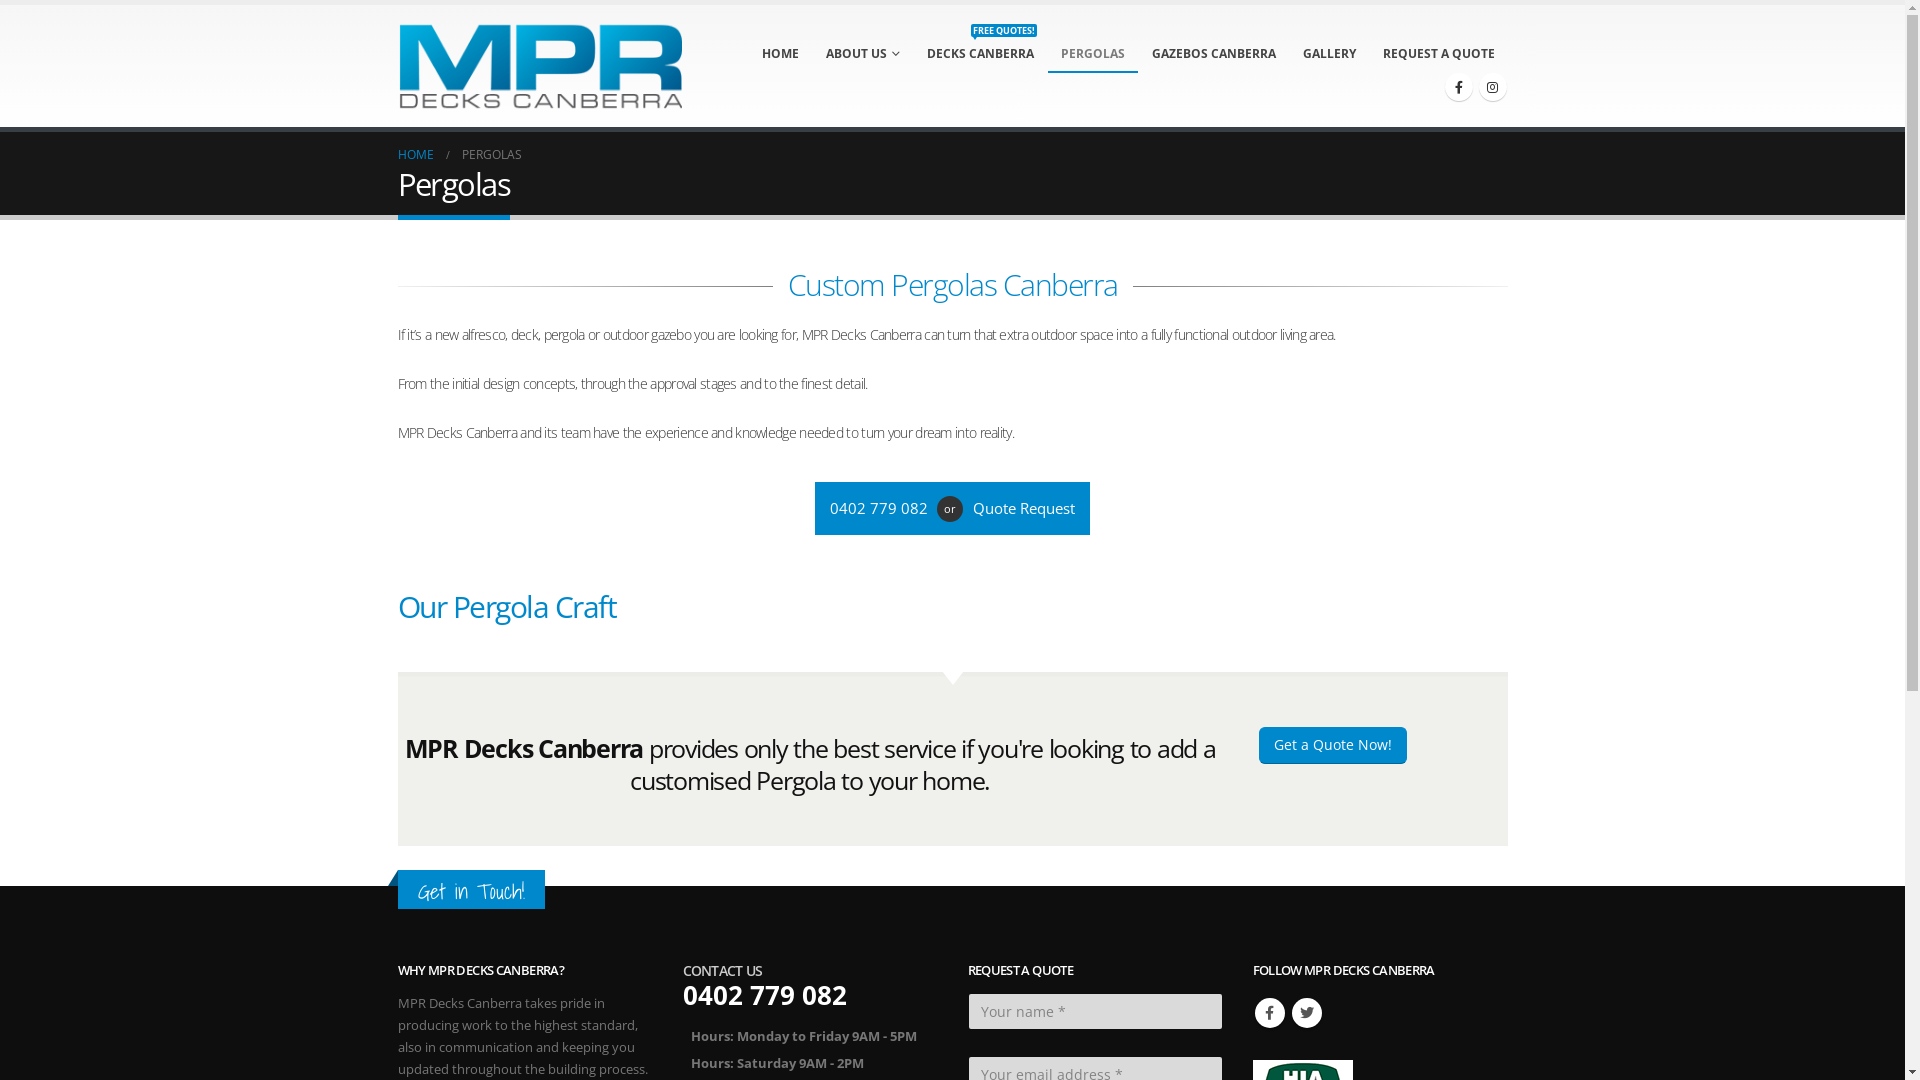 Image resolution: width=1920 pixels, height=1080 pixels. I want to click on 'Twitter', so click(1306, 1013).